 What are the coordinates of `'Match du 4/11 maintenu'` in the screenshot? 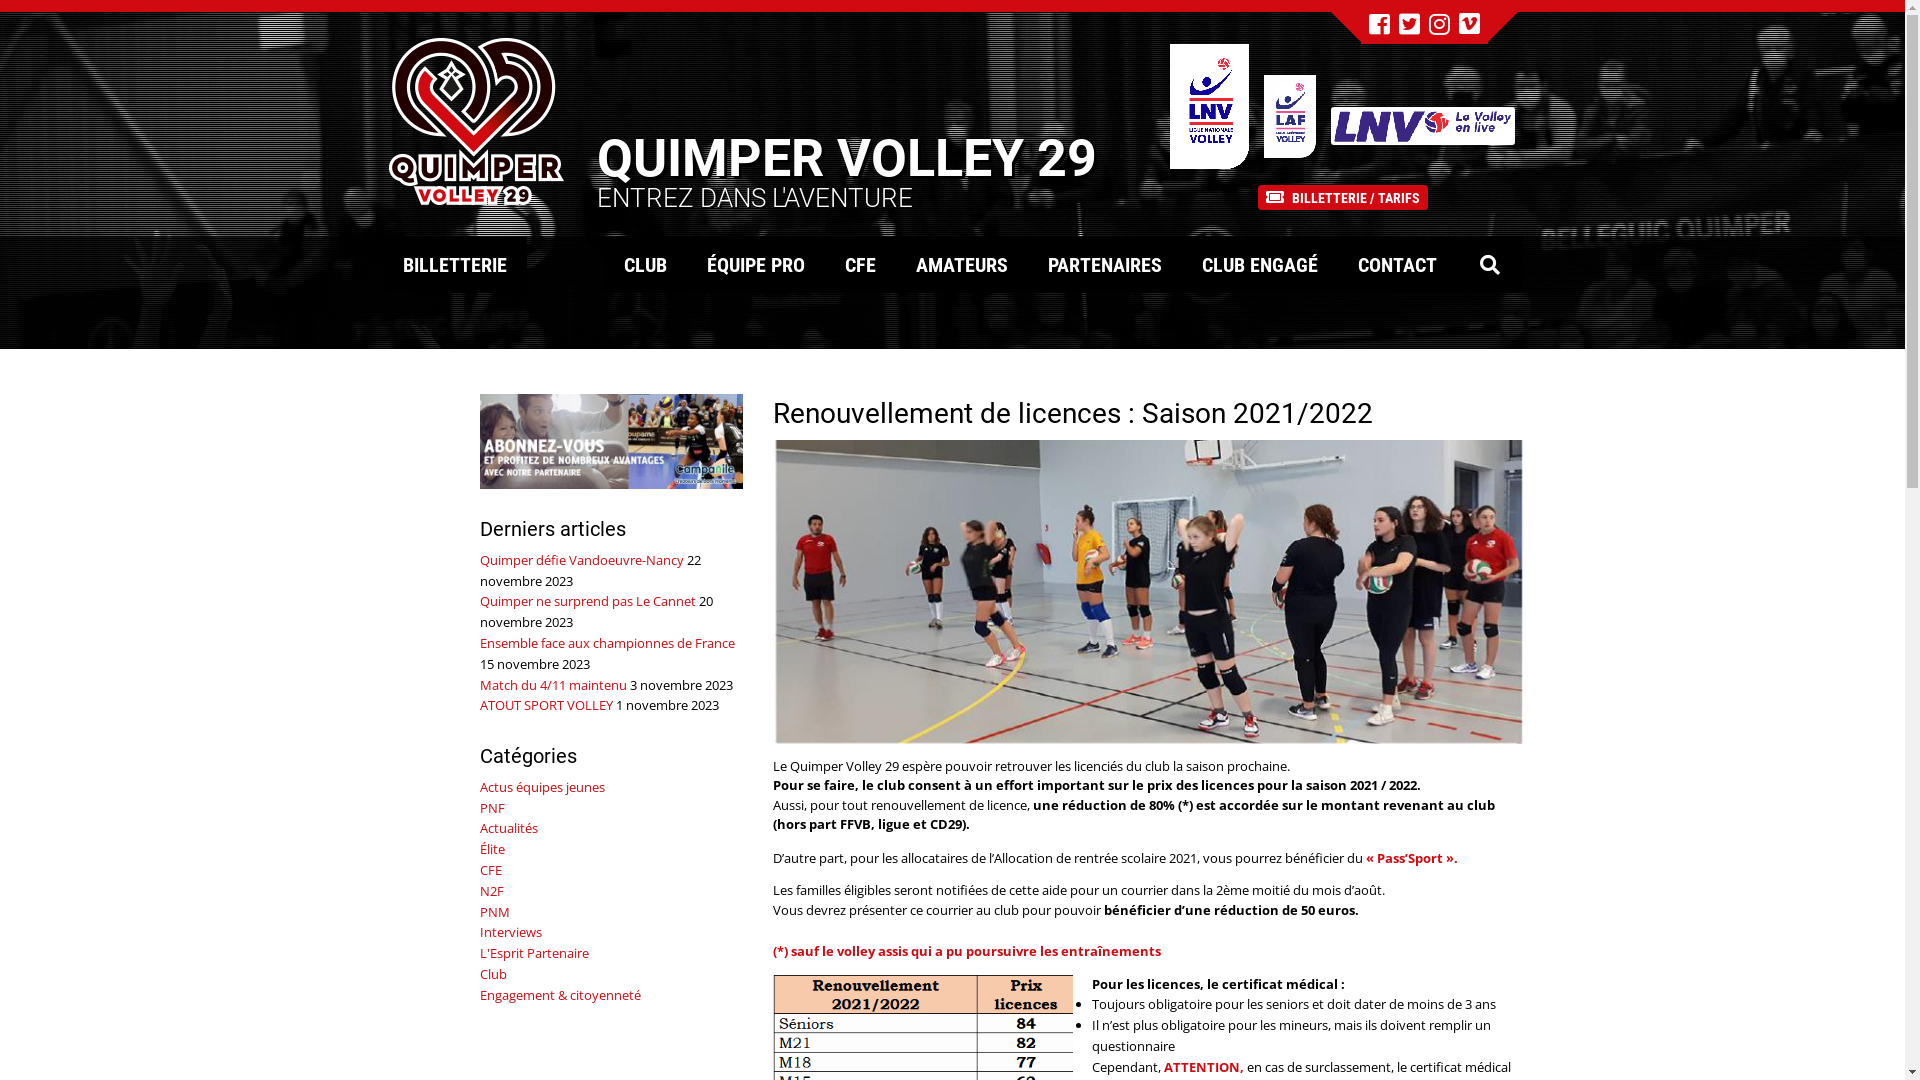 It's located at (553, 684).